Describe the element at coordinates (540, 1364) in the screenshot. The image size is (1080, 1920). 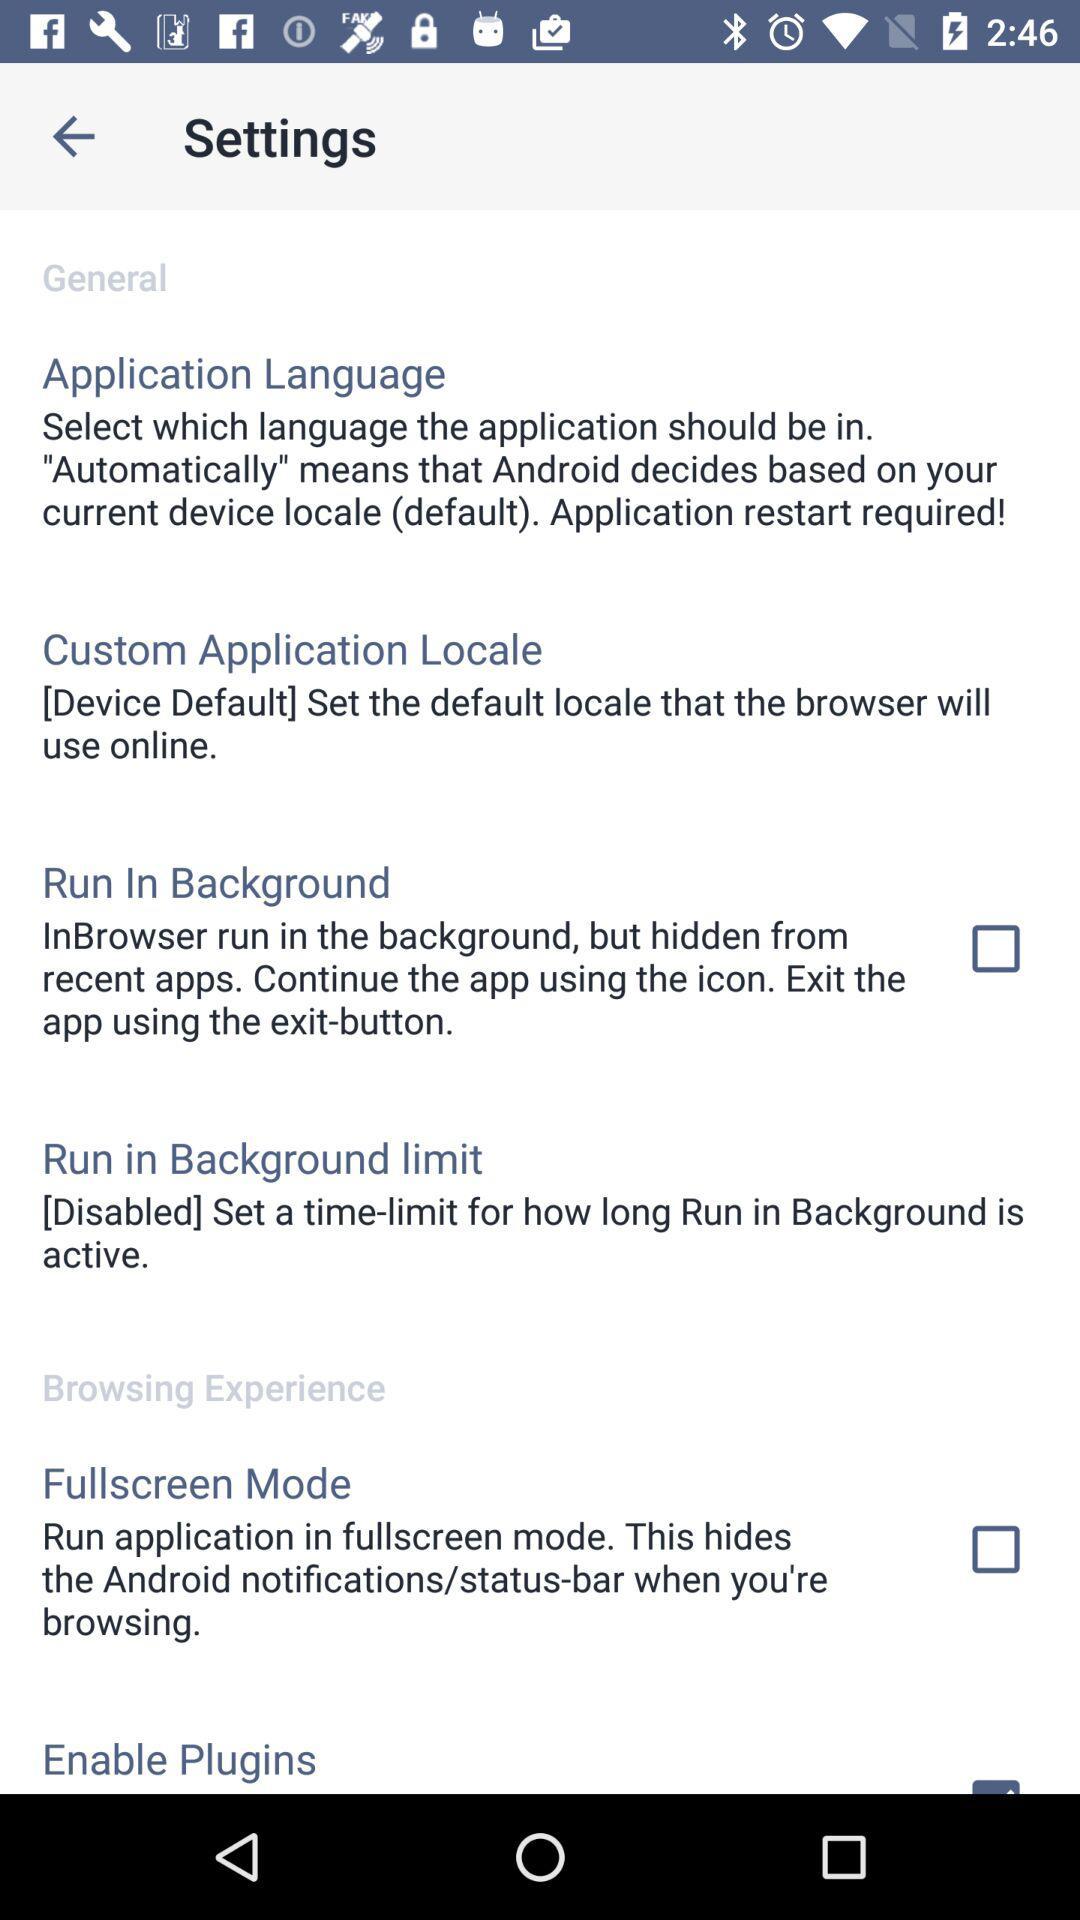
I see `the browsing experience item` at that location.